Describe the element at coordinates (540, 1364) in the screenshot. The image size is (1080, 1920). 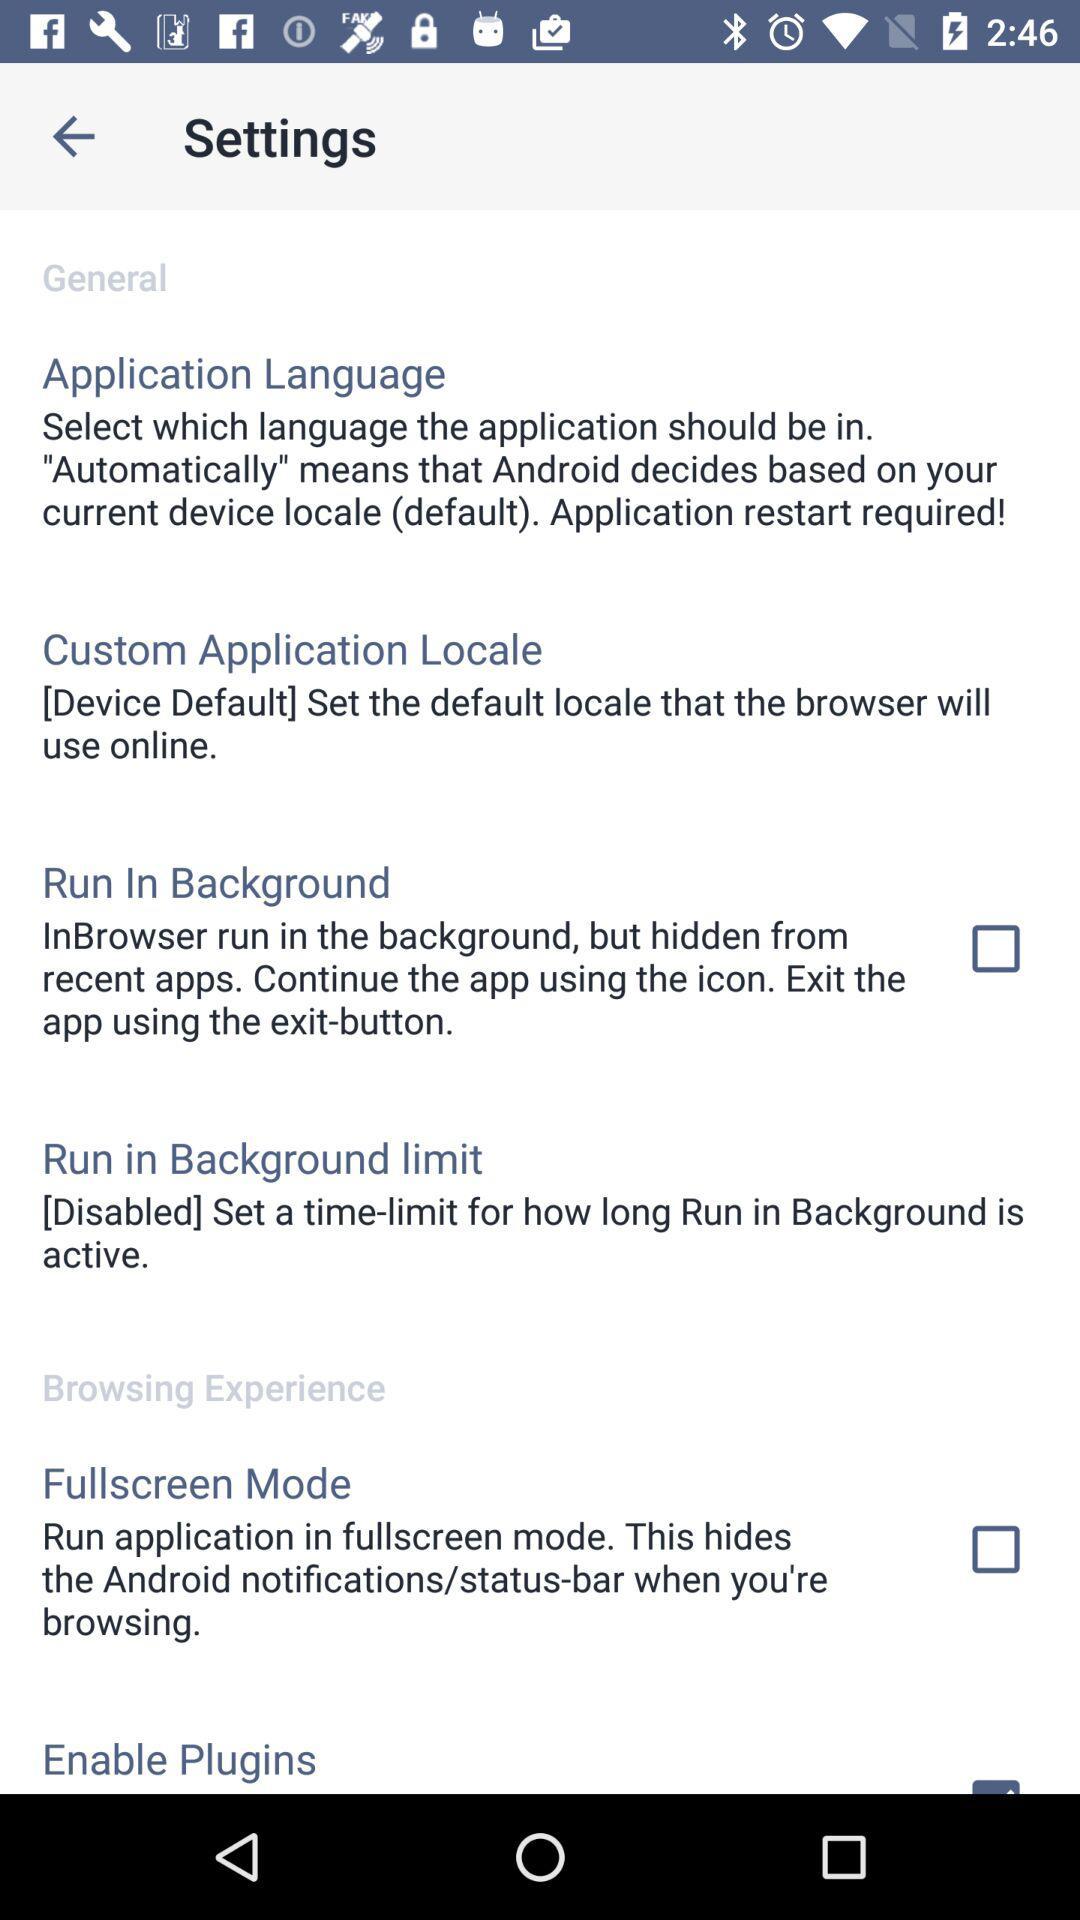
I see `the browsing experience item` at that location.